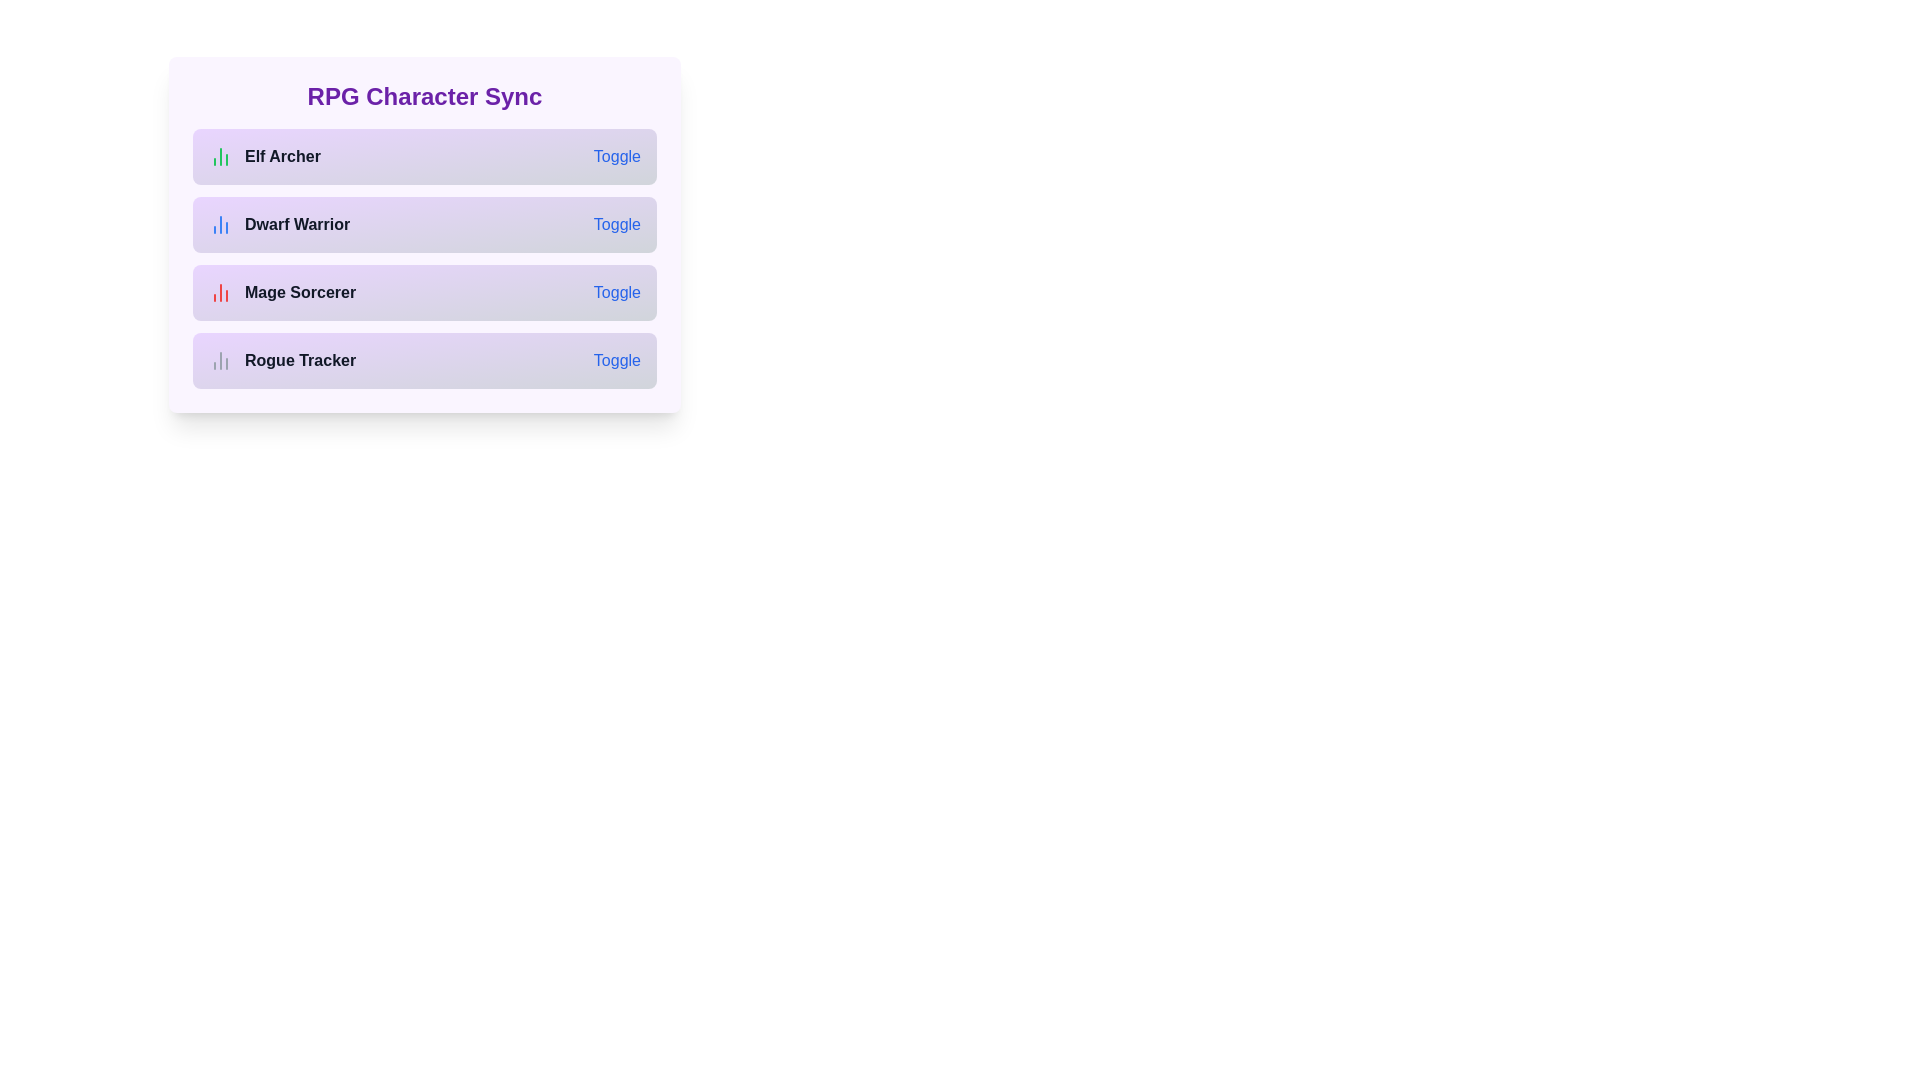 The height and width of the screenshot is (1080, 1920). I want to click on text from the 'Rogue Tracker' text label, which is styled in bold and placed on a light purple background in the fourth row of a vertical list, so click(299, 361).